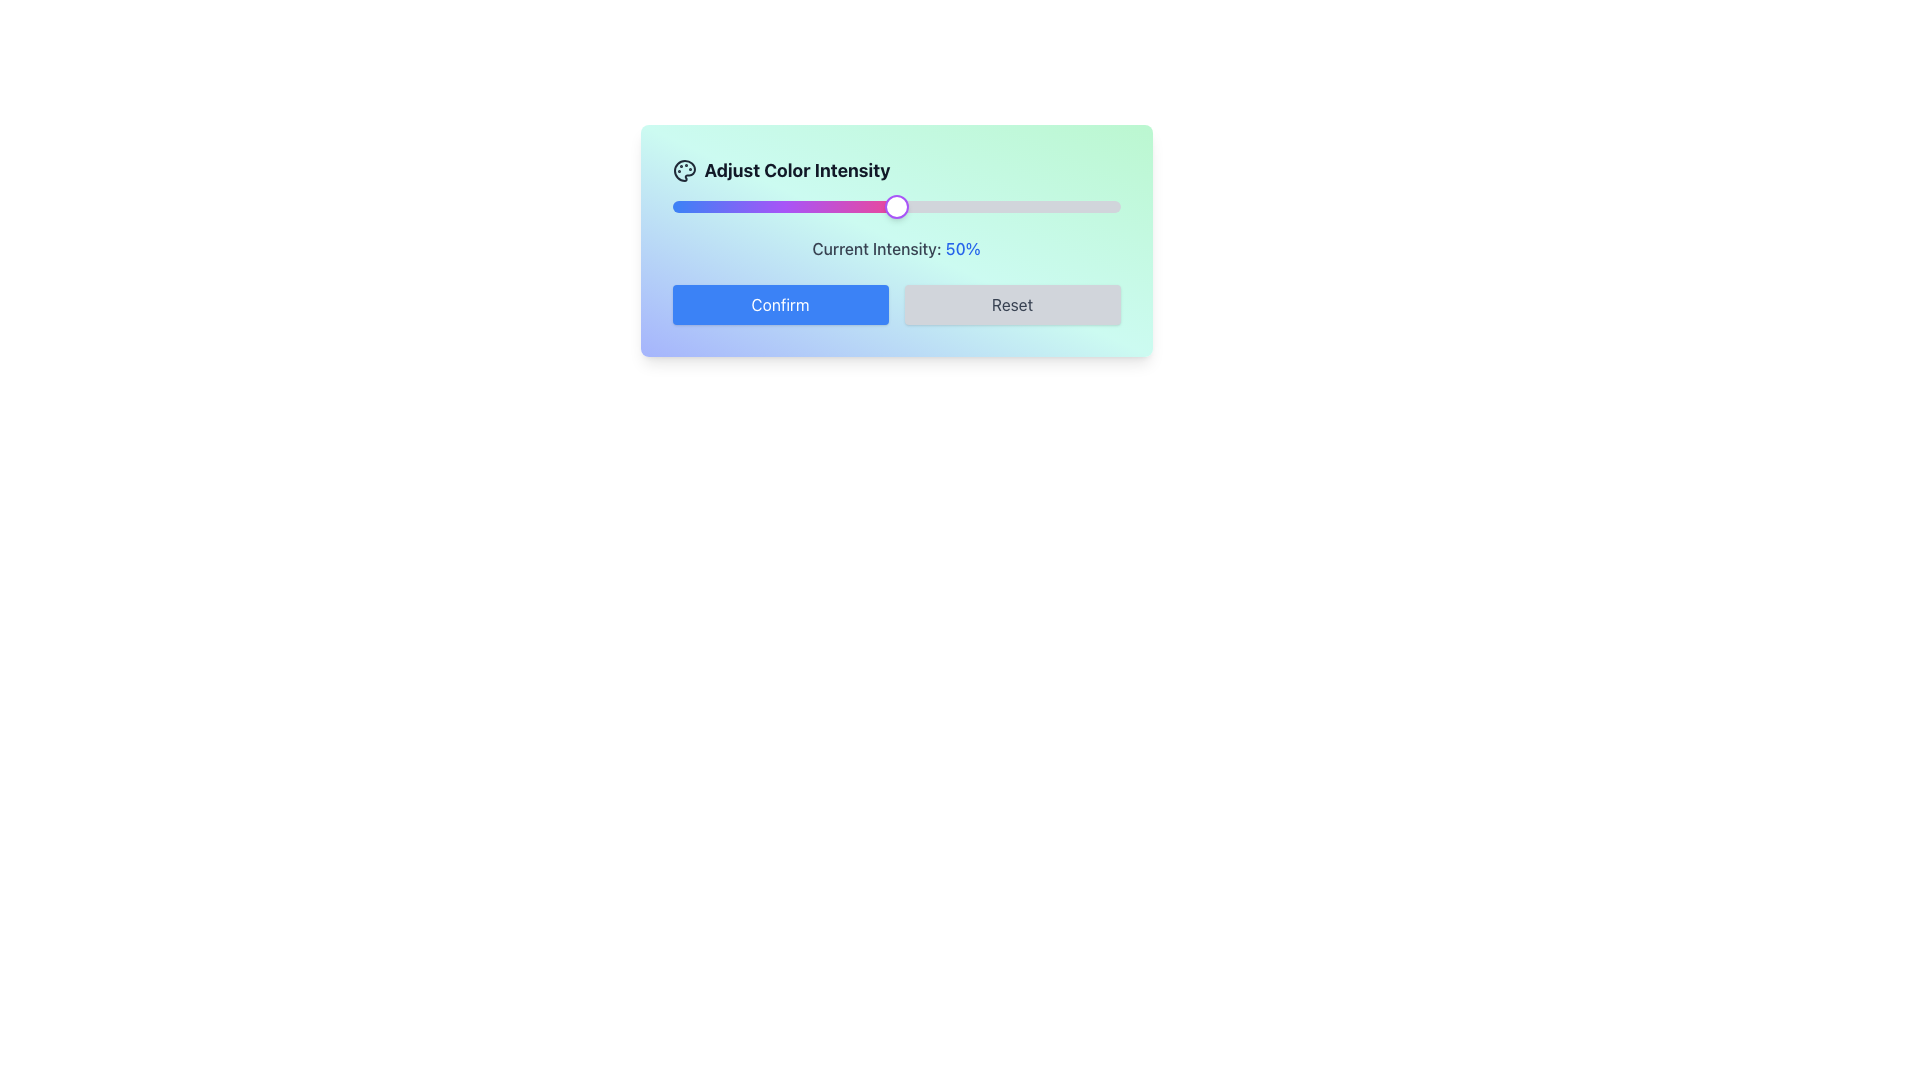 This screenshot has width=1920, height=1080. Describe the element at coordinates (1012, 304) in the screenshot. I see `the 'Reset' button, which is a rectangular button with rounded corners and a light gray background, located to the right of the 'Confirm' button` at that location.